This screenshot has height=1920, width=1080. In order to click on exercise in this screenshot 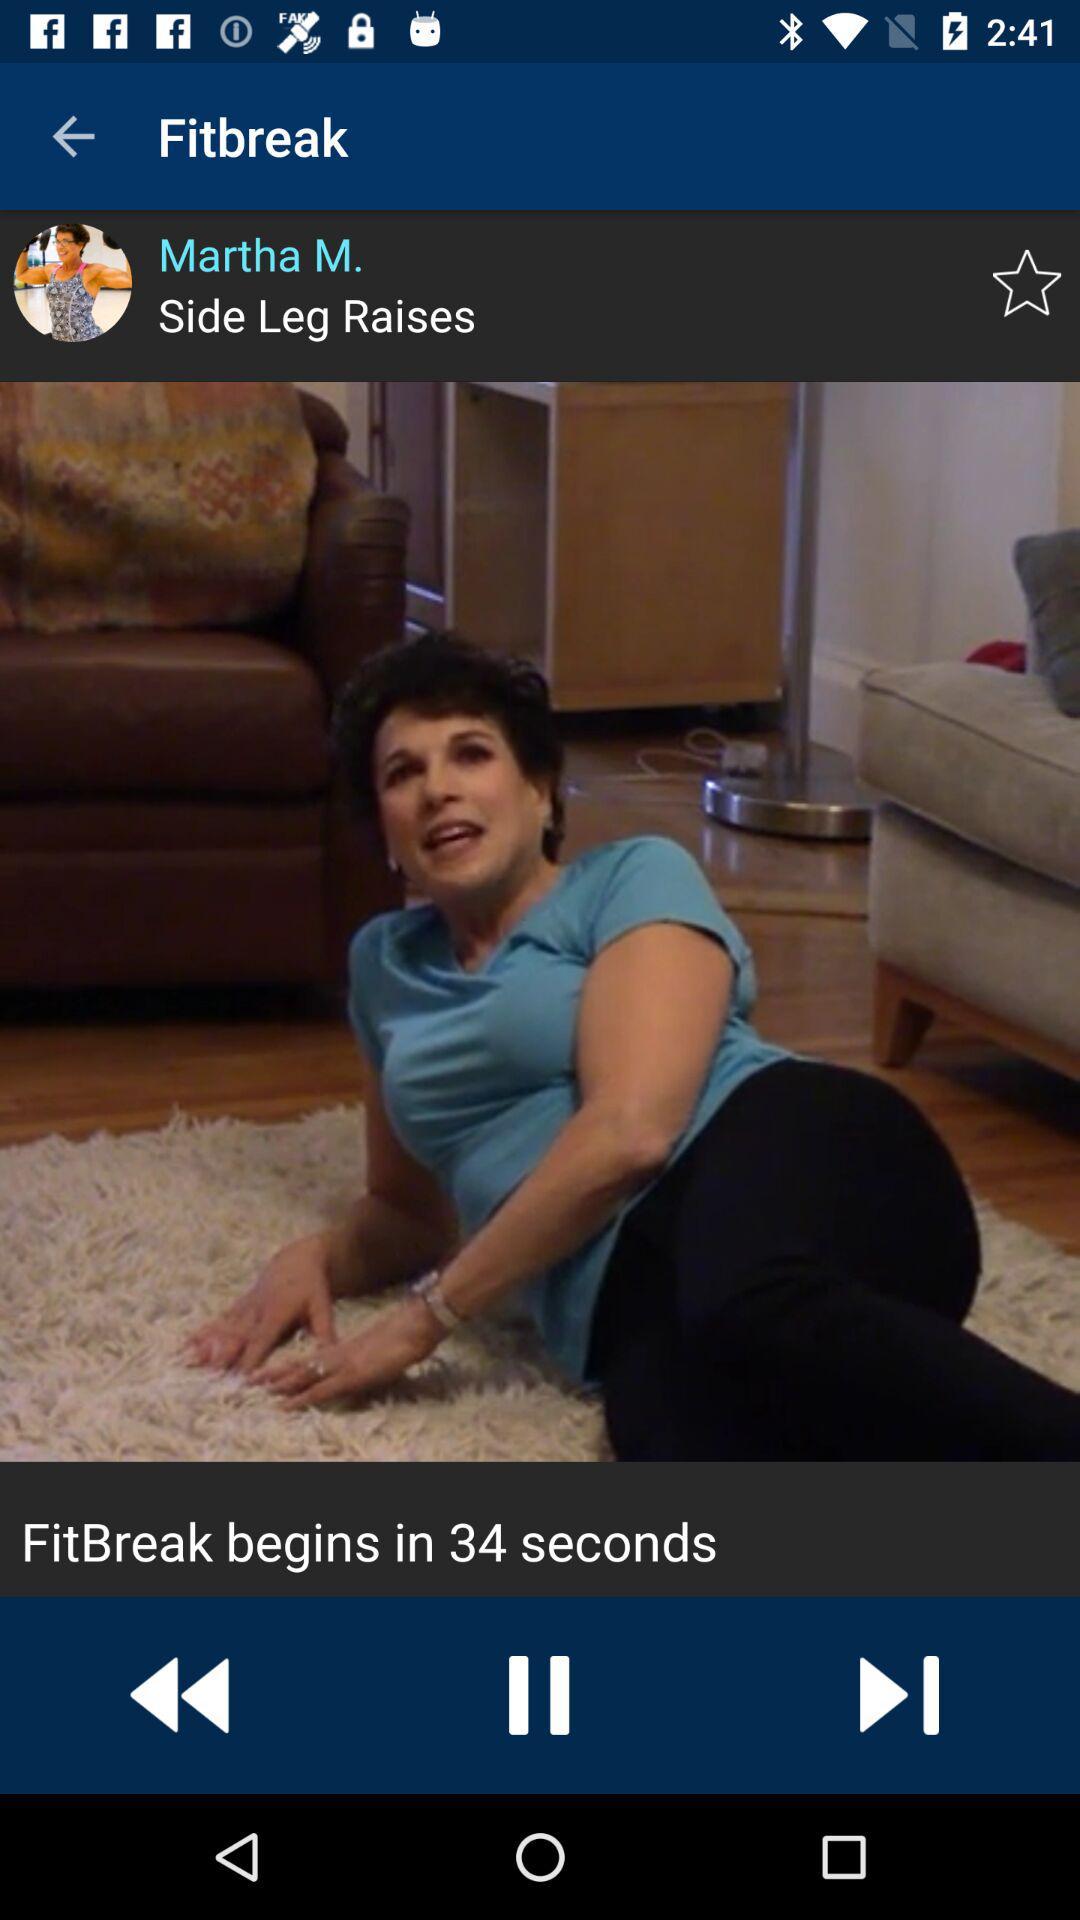, I will do `click(1027, 282)`.